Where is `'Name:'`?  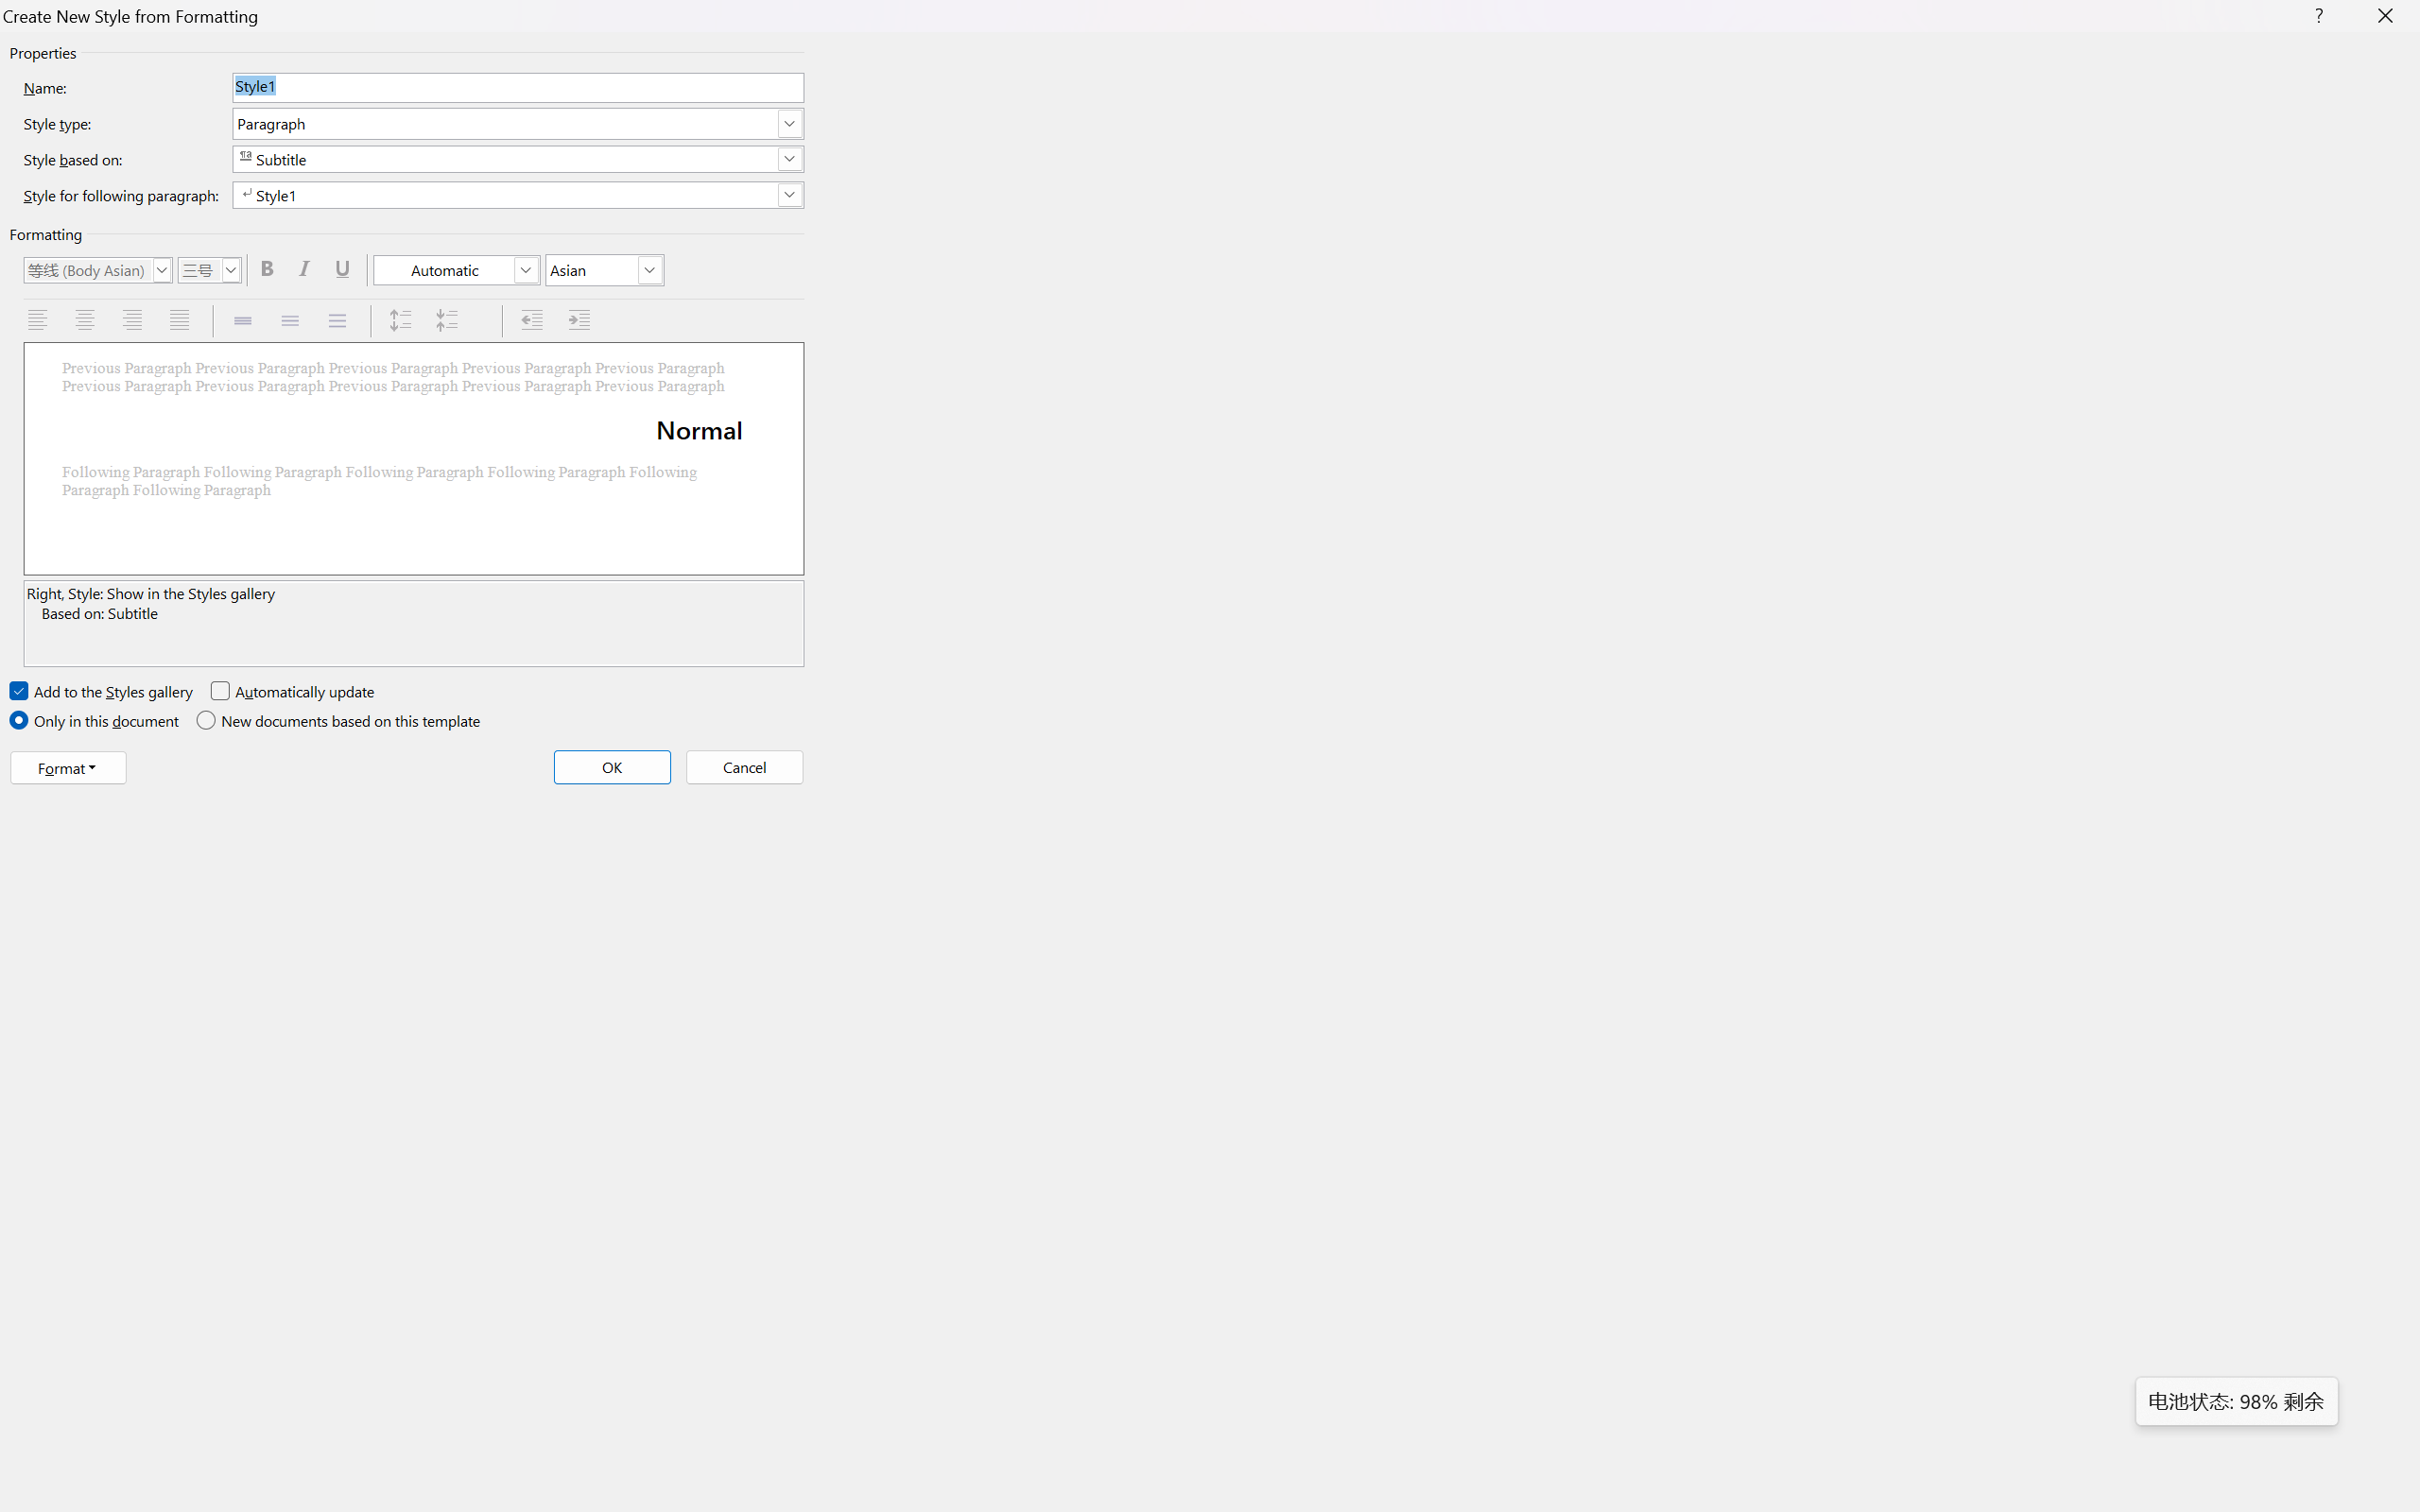
'Name:' is located at coordinates (516, 87).